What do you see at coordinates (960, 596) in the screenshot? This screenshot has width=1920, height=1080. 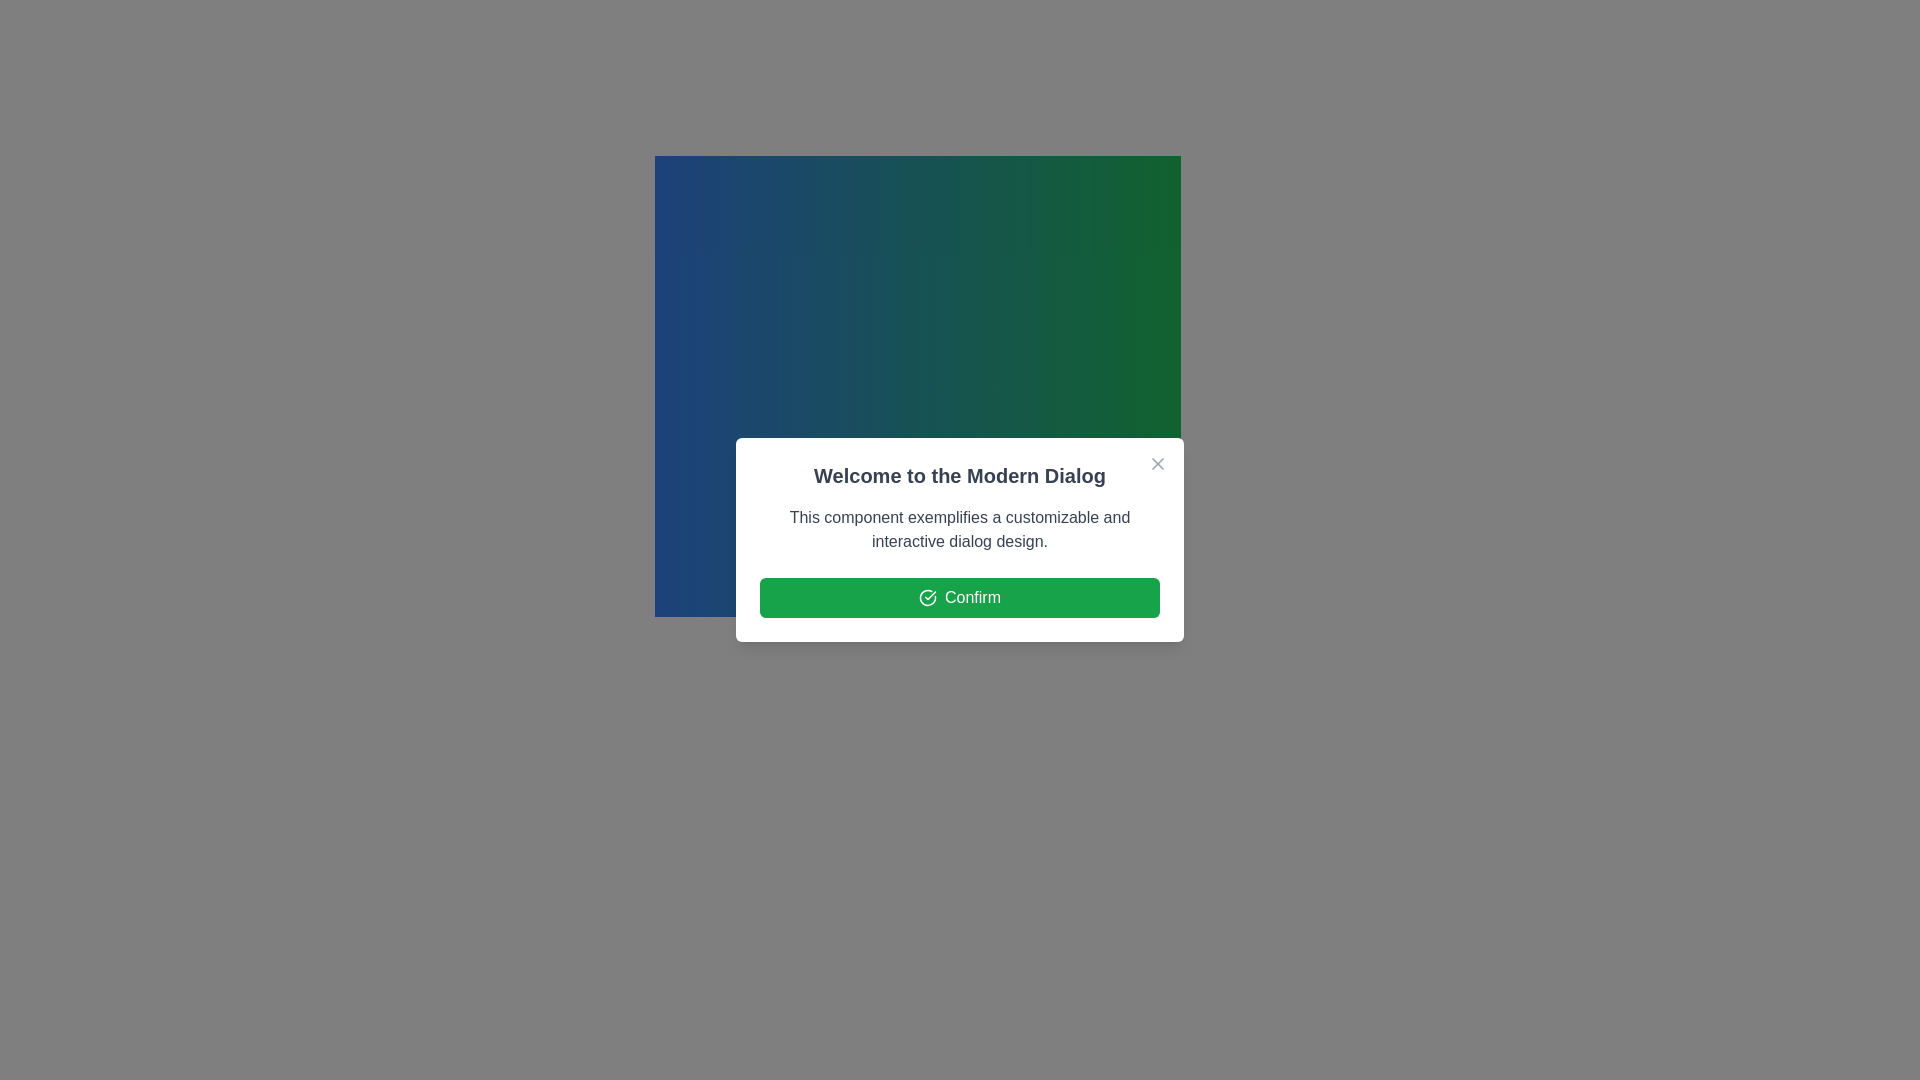 I see `the confirm button located at the bottom of the 'Welcome to the Modern Dialog' dialog box to proceed with the process` at bounding box center [960, 596].